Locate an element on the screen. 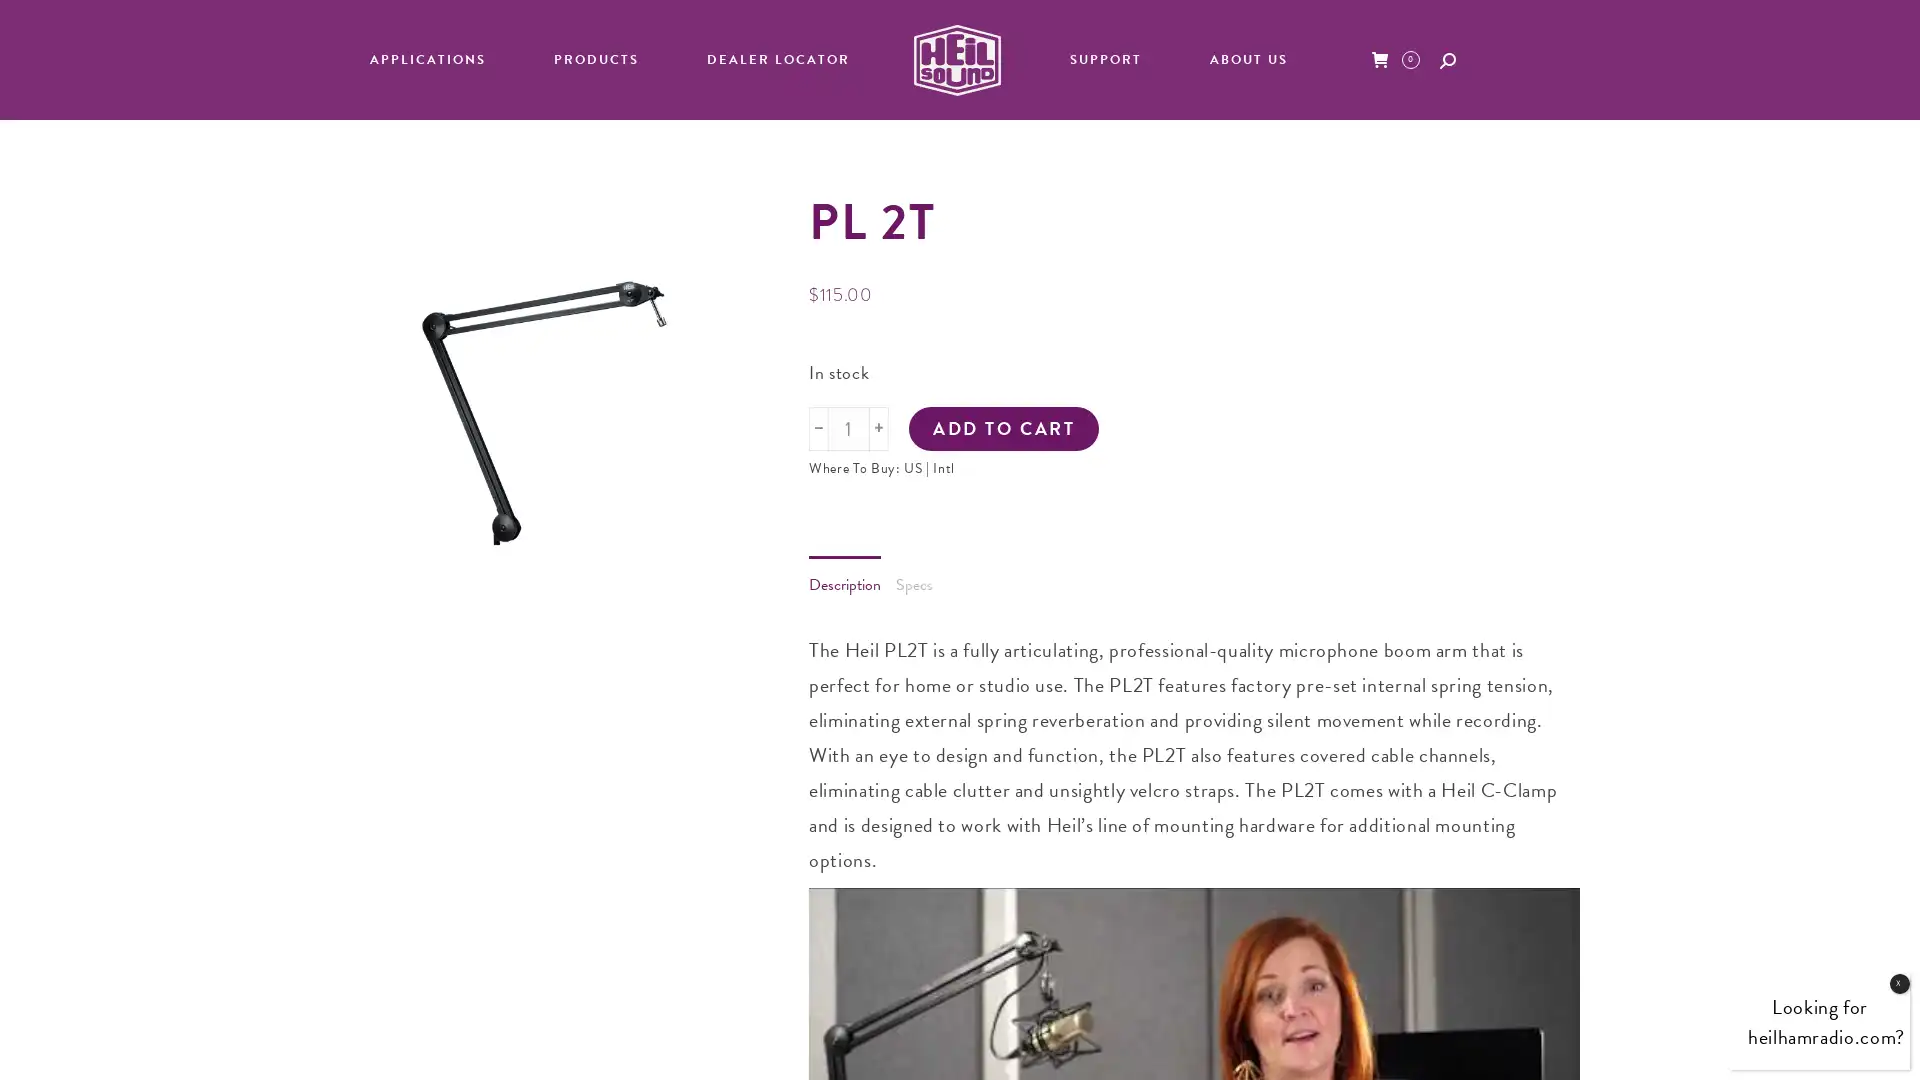 The height and width of the screenshot is (1080, 1920). Close is located at coordinates (1899, 982).